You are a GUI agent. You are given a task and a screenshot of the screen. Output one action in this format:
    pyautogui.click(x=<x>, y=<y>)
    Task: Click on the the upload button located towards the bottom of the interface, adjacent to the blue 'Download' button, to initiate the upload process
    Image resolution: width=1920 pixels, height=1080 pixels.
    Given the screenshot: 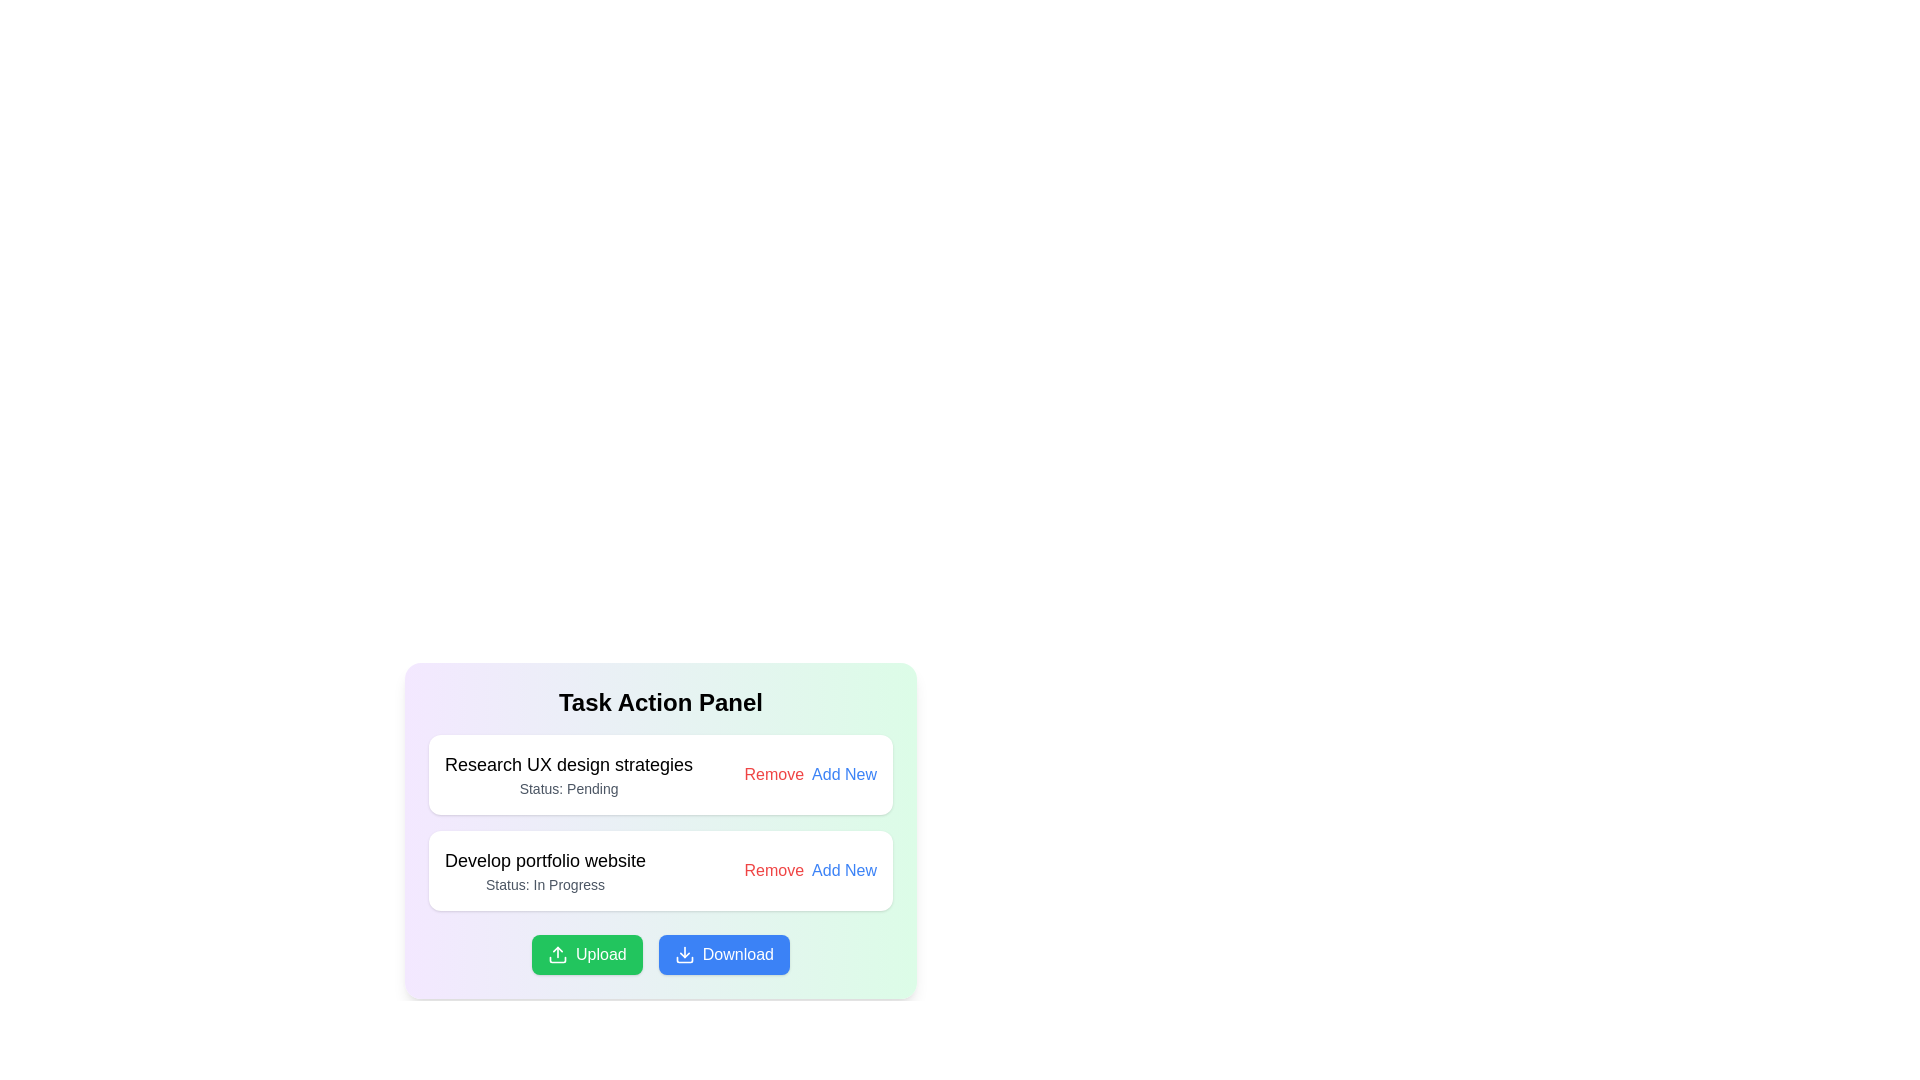 What is the action you would take?
    pyautogui.click(x=586, y=954)
    